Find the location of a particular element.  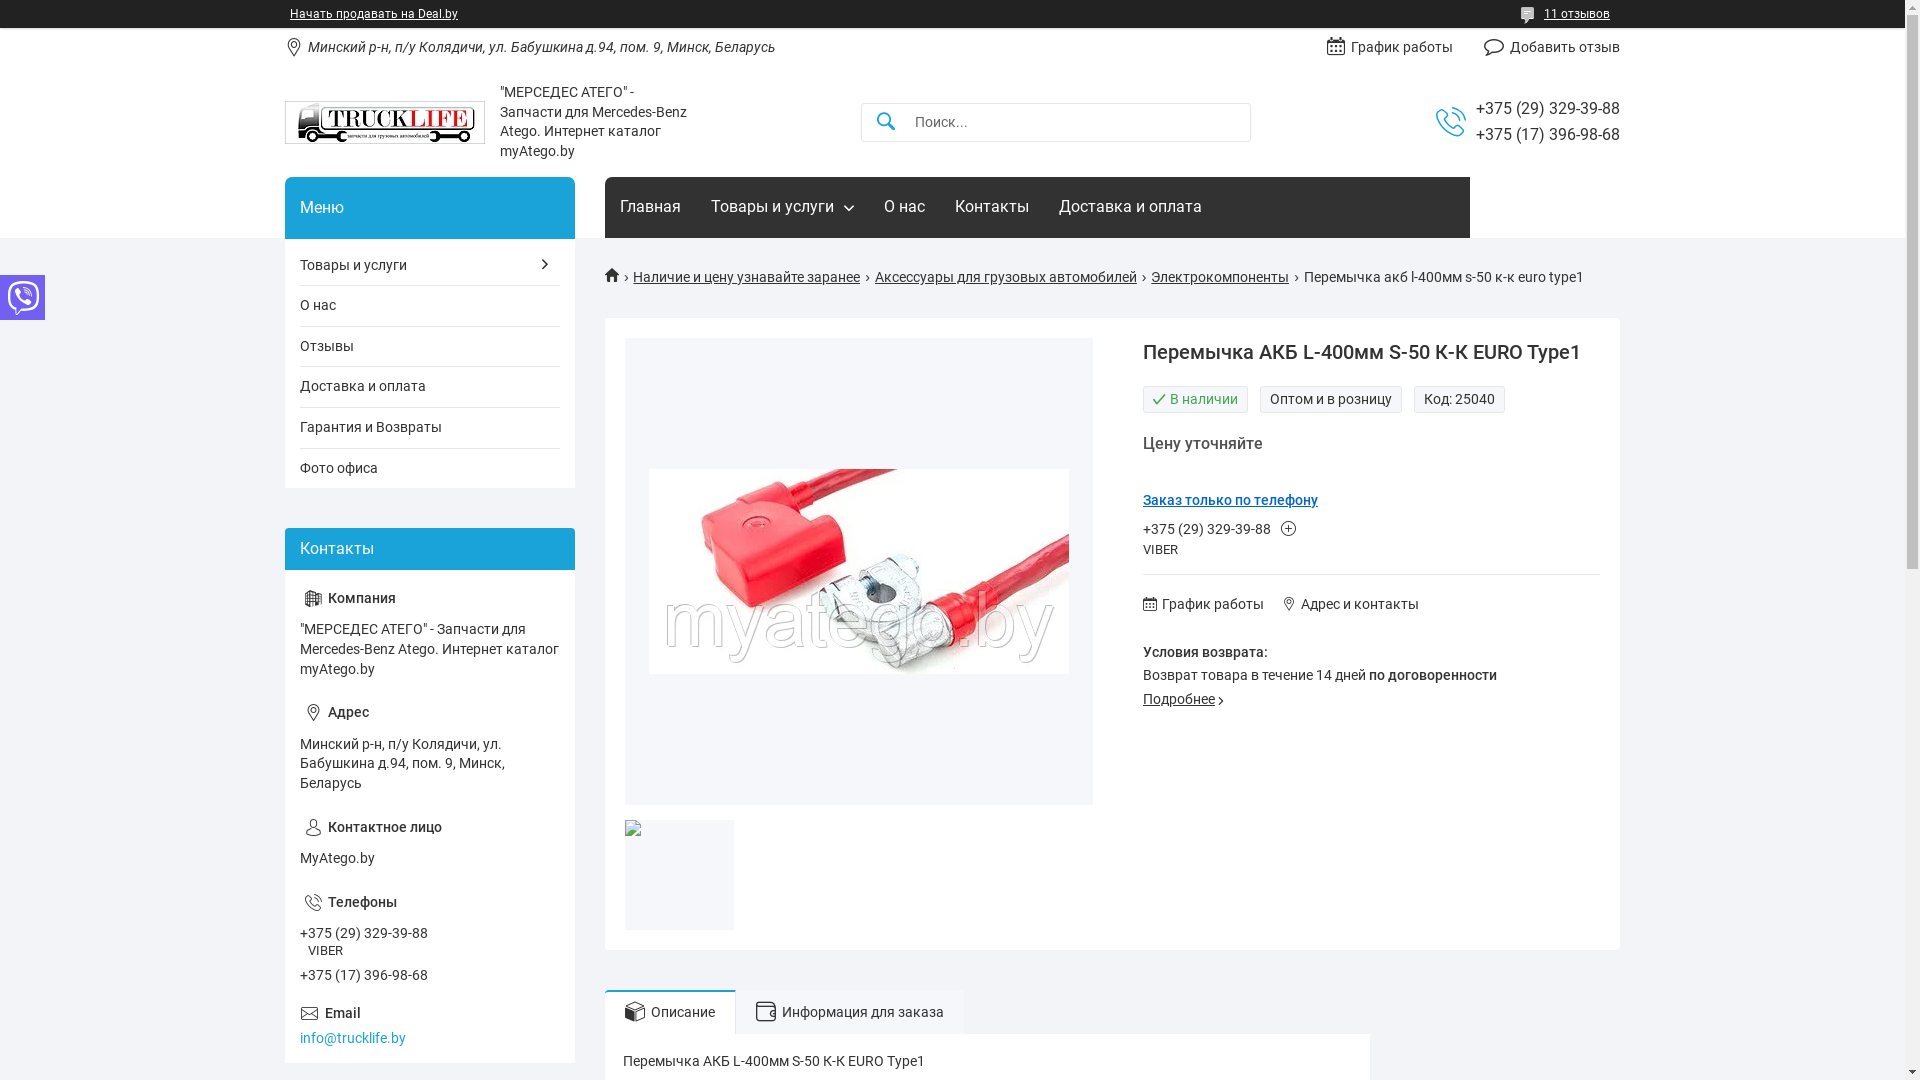

'info@trucklife.by' is located at coordinates (298, 1026).